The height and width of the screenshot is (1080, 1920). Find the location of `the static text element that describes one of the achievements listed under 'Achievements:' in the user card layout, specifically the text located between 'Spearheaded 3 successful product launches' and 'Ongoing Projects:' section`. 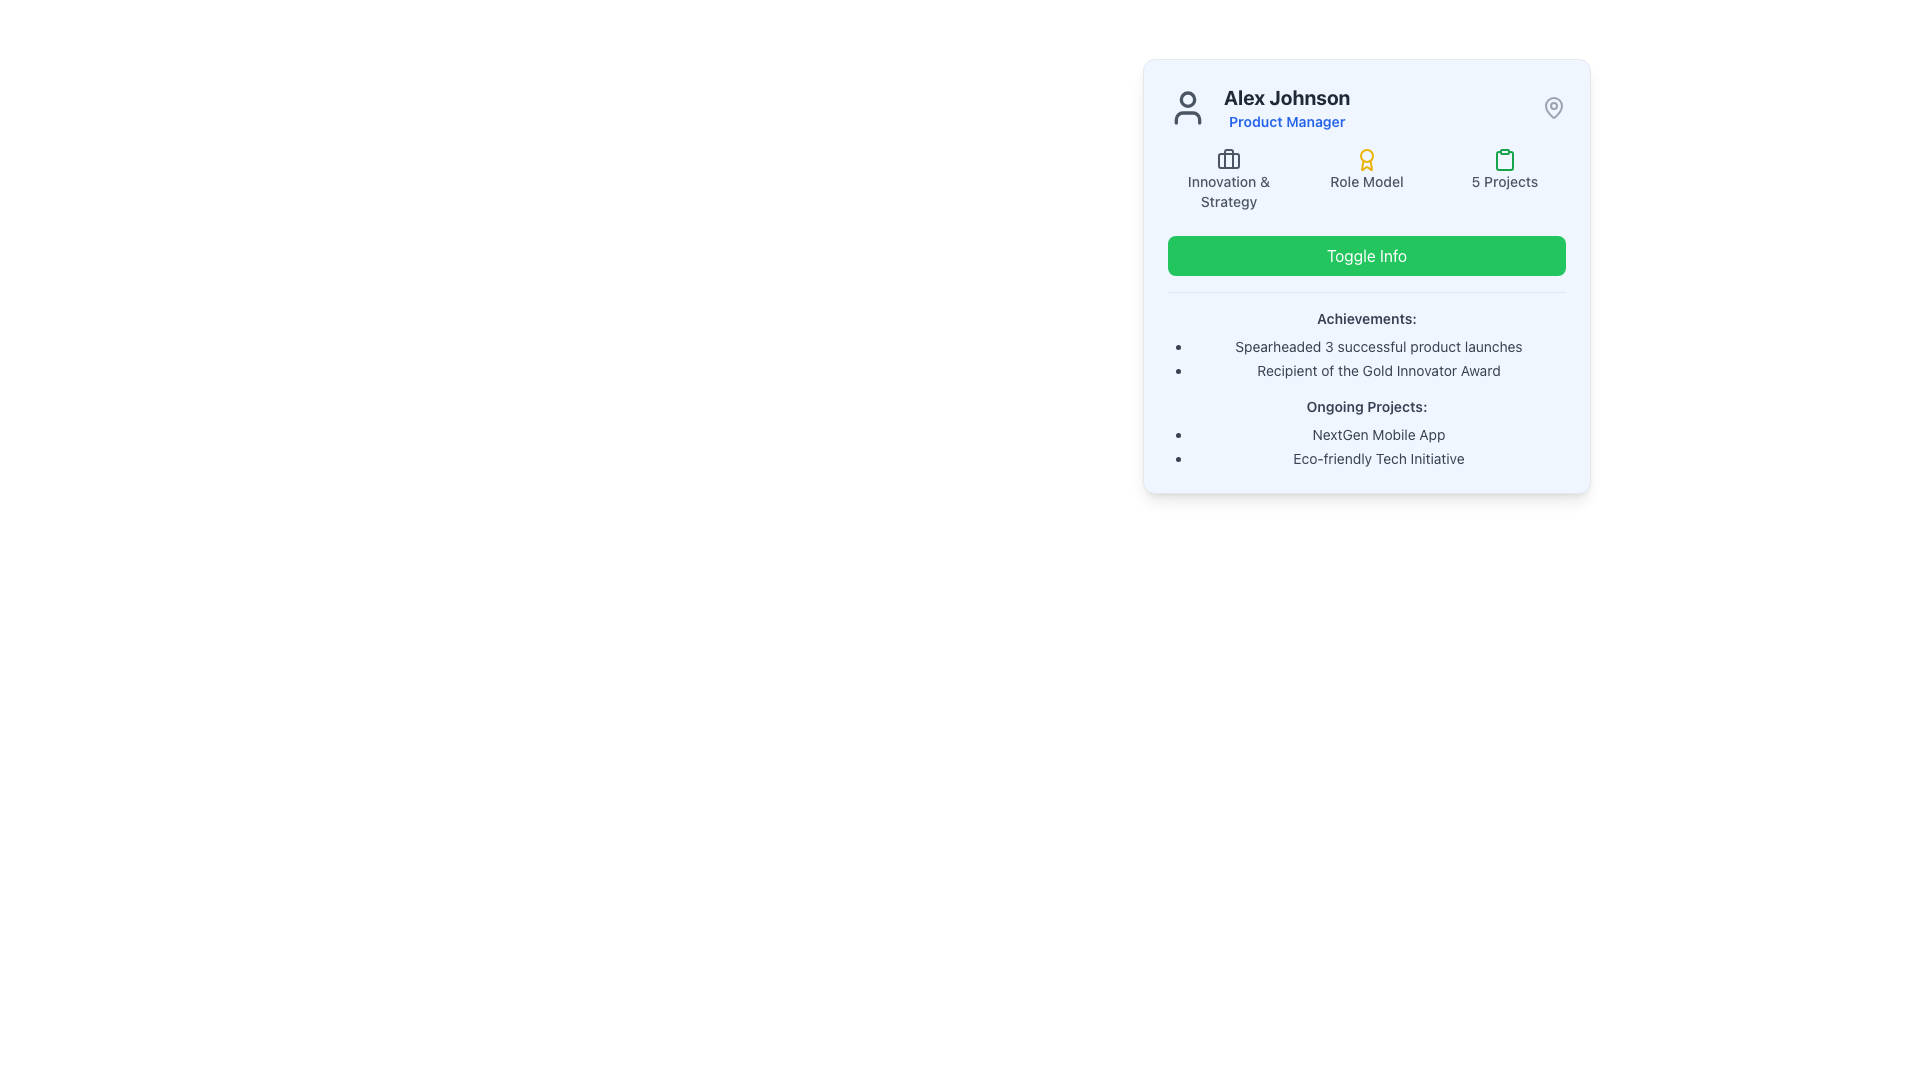

the static text element that describes one of the achievements listed under 'Achievements:' in the user card layout, specifically the text located between 'Spearheaded 3 successful product launches' and 'Ongoing Projects:' section is located at coordinates (1377, 370).